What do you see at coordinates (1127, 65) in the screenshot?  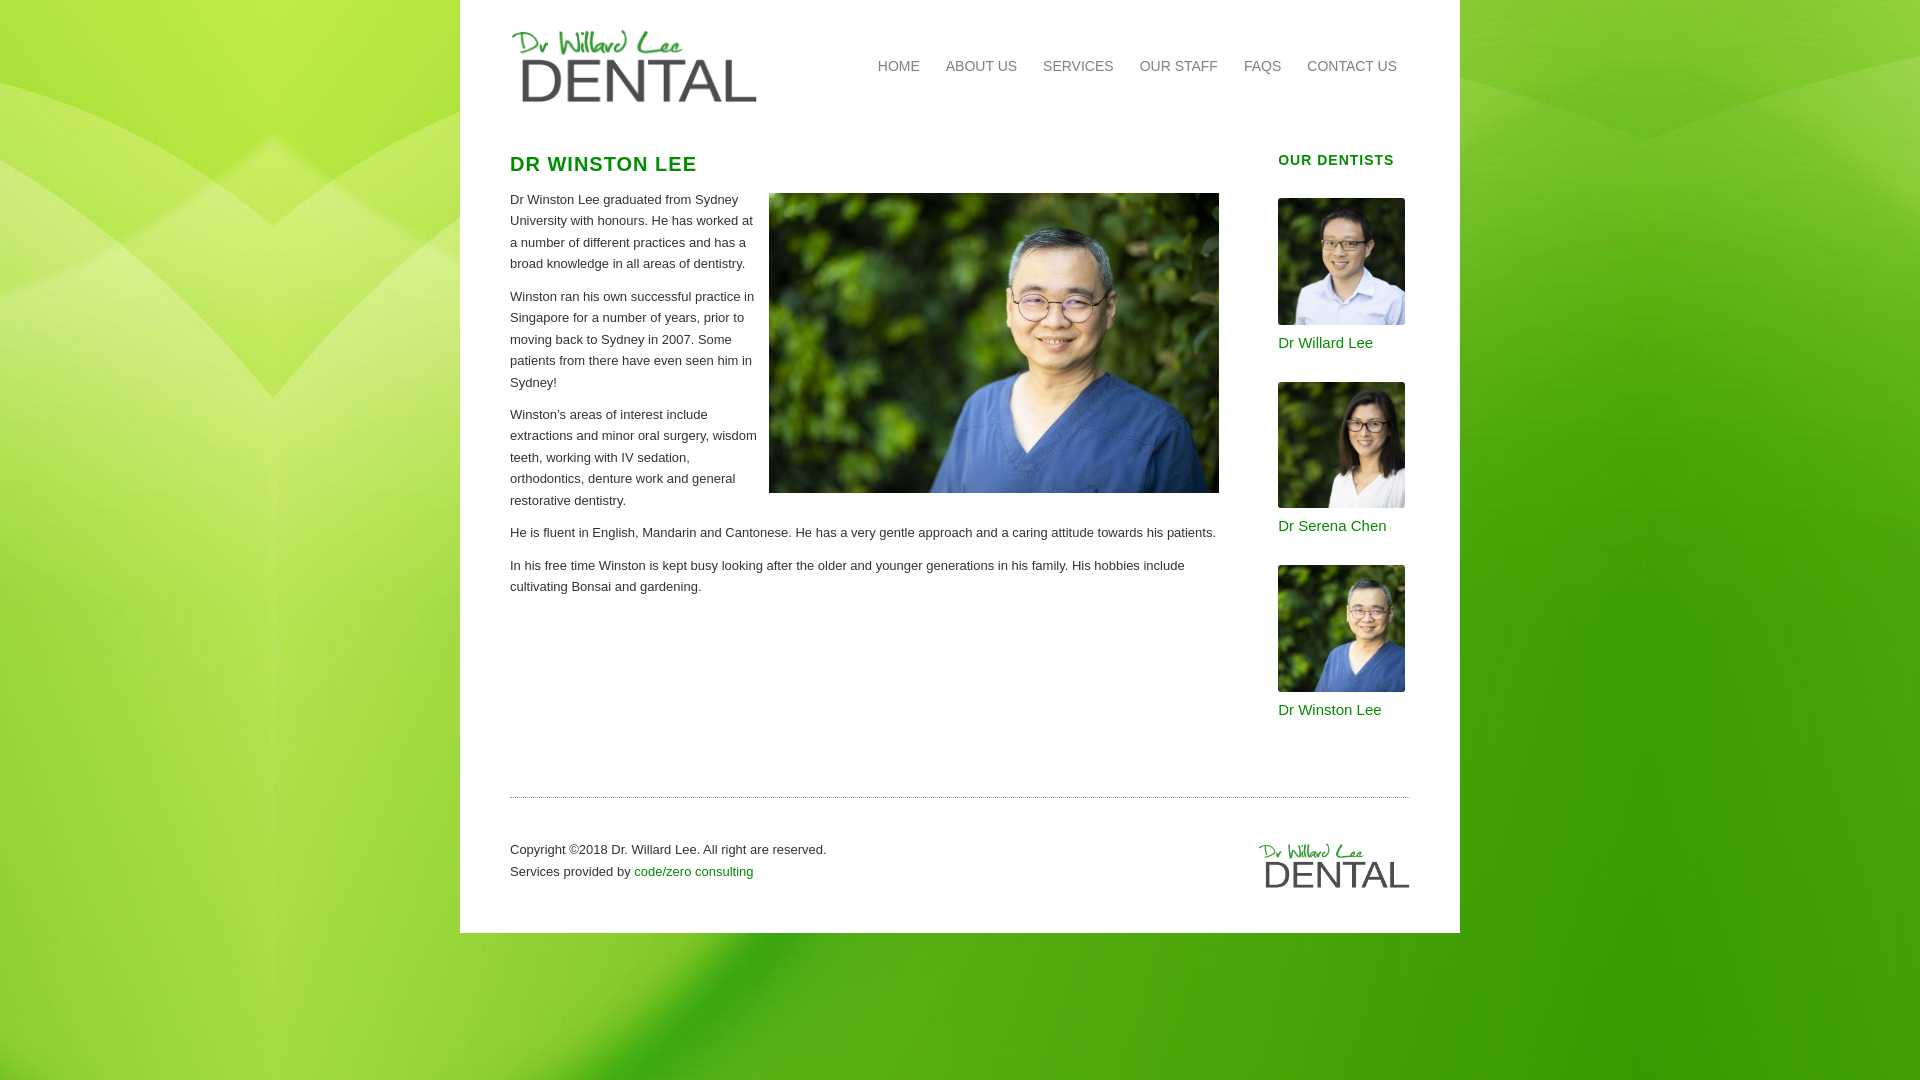 I see `'OUR STAFF'` at bounding box center [1127, 65].